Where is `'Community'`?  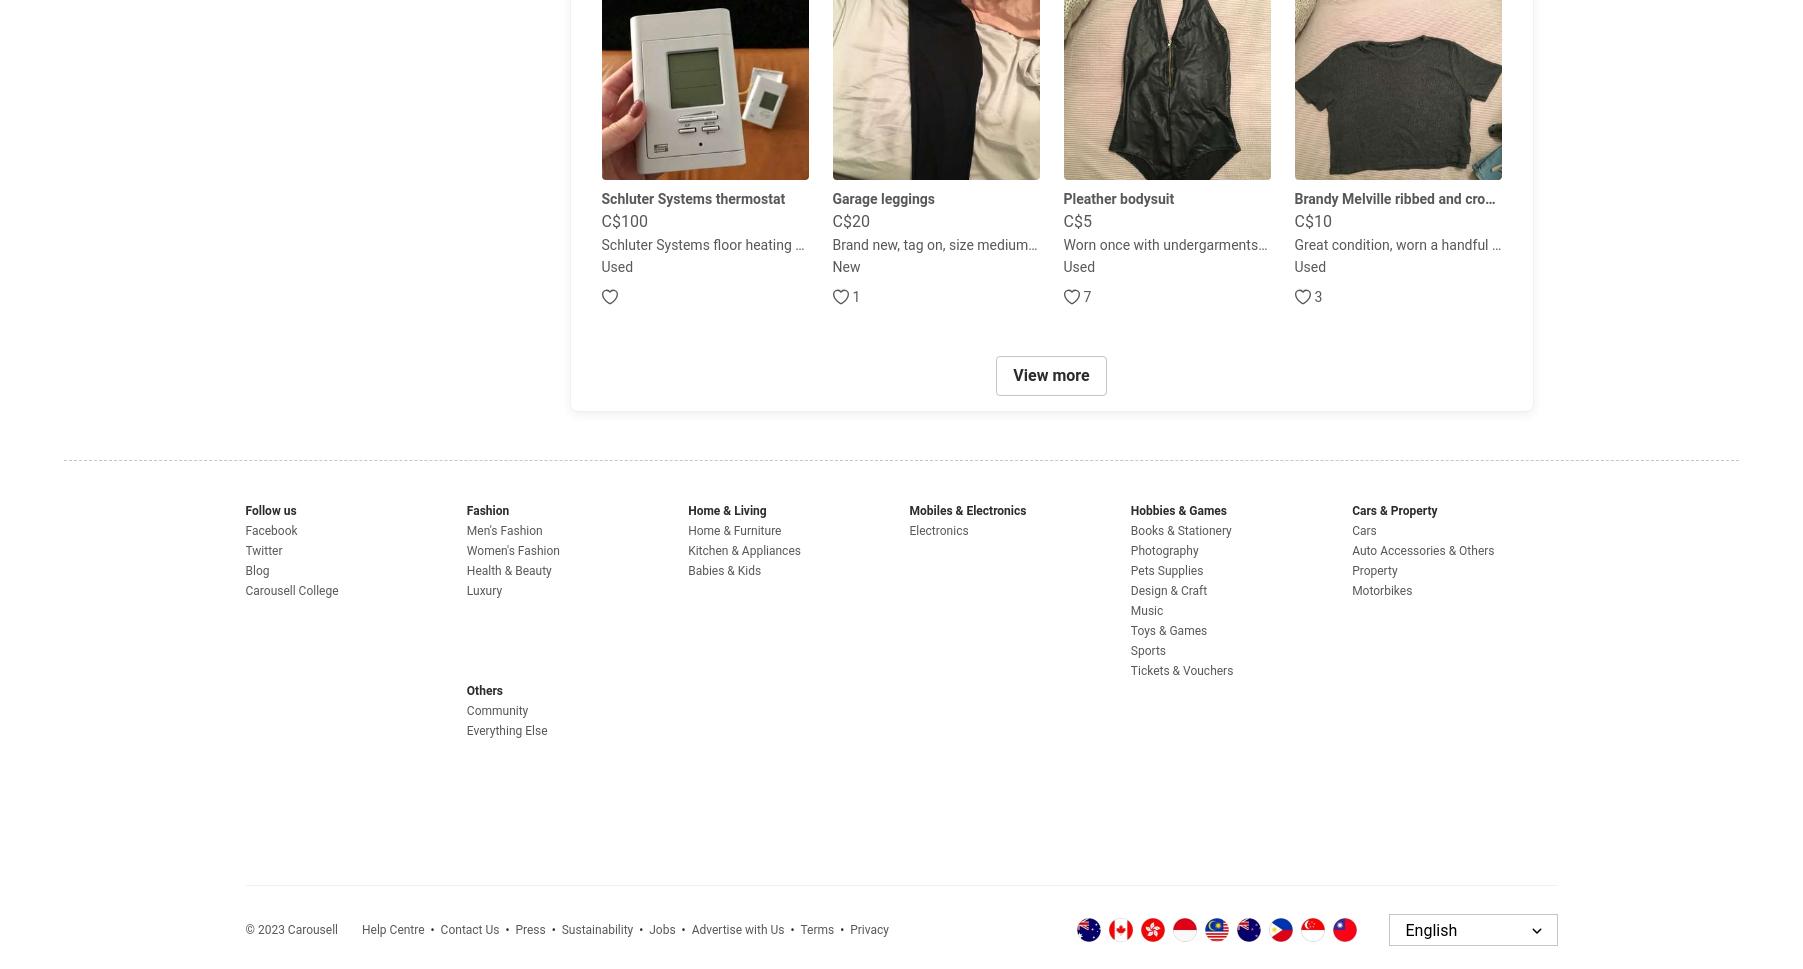 'Community' is located at coordinates (496, 710).